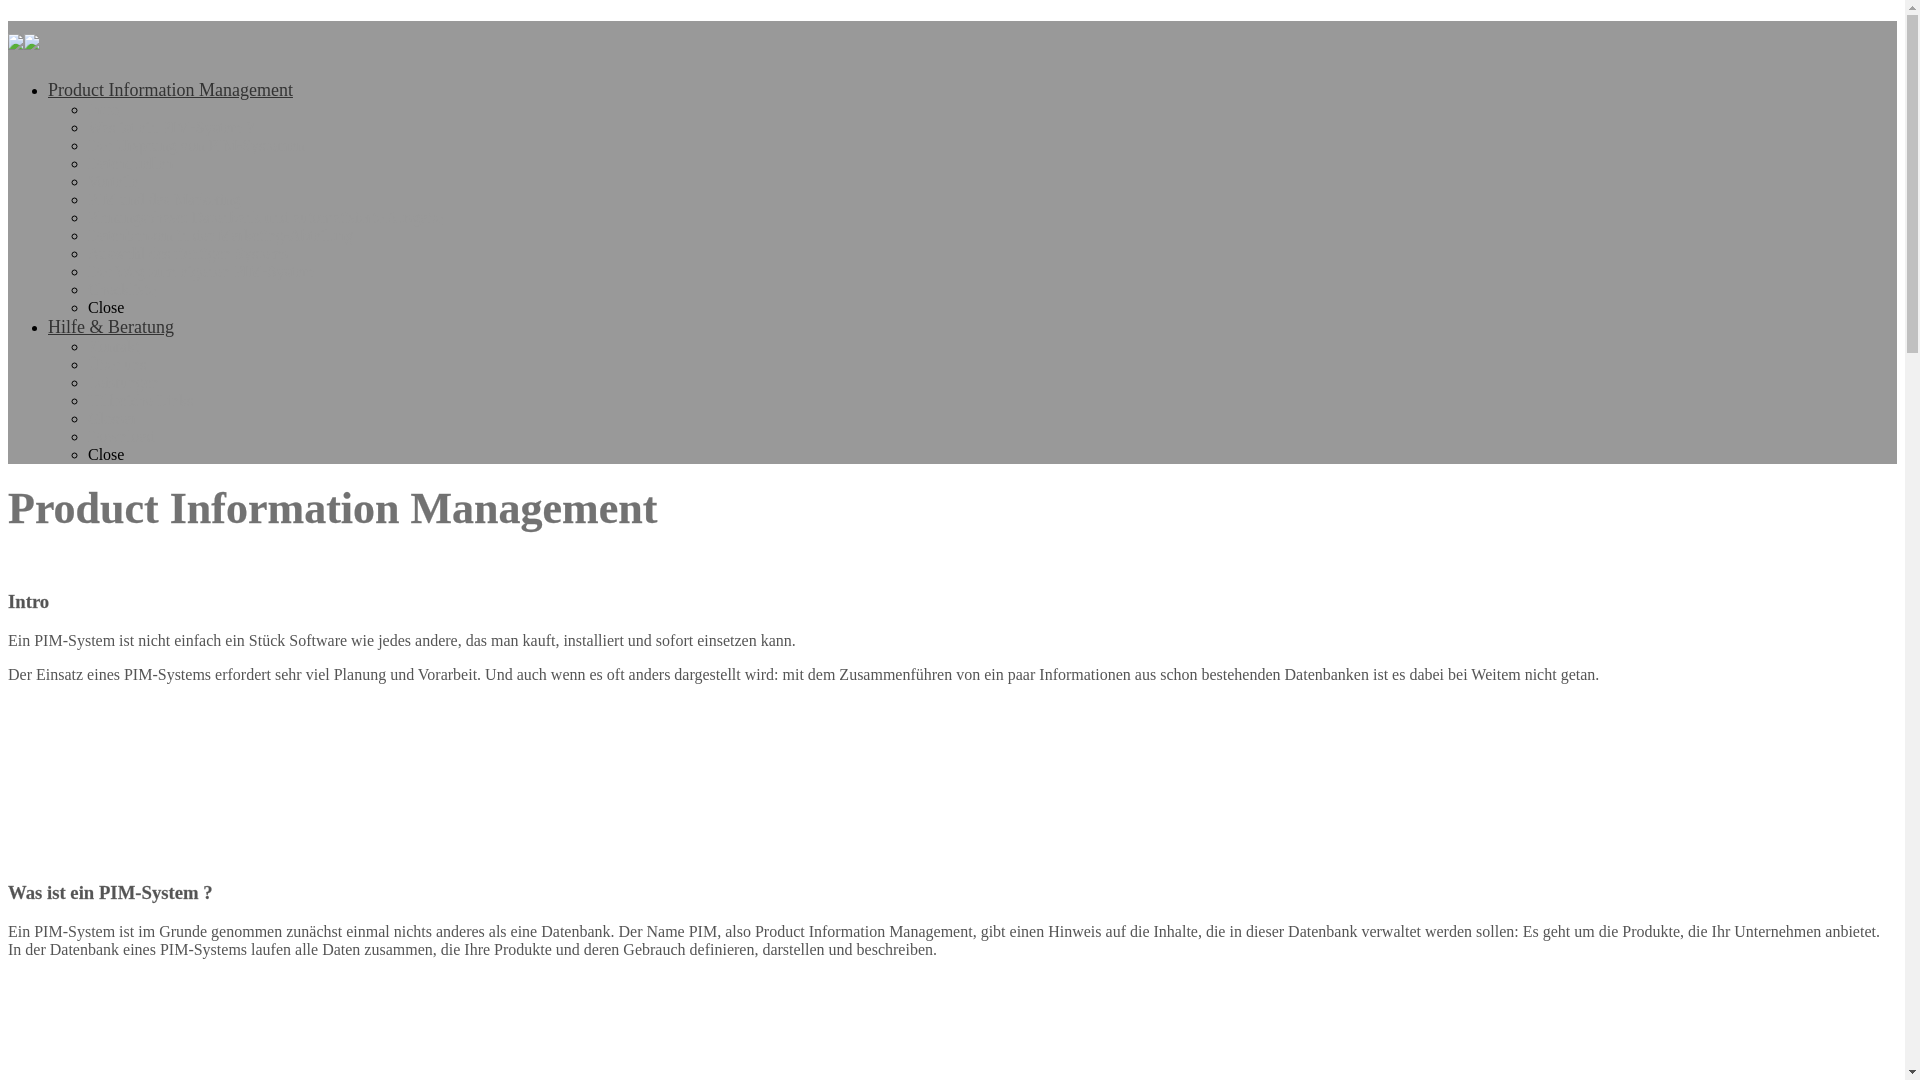 The height and width of the screenshot is (1080, 1920). I want to click on 'Kontakt', so click(86, 345).